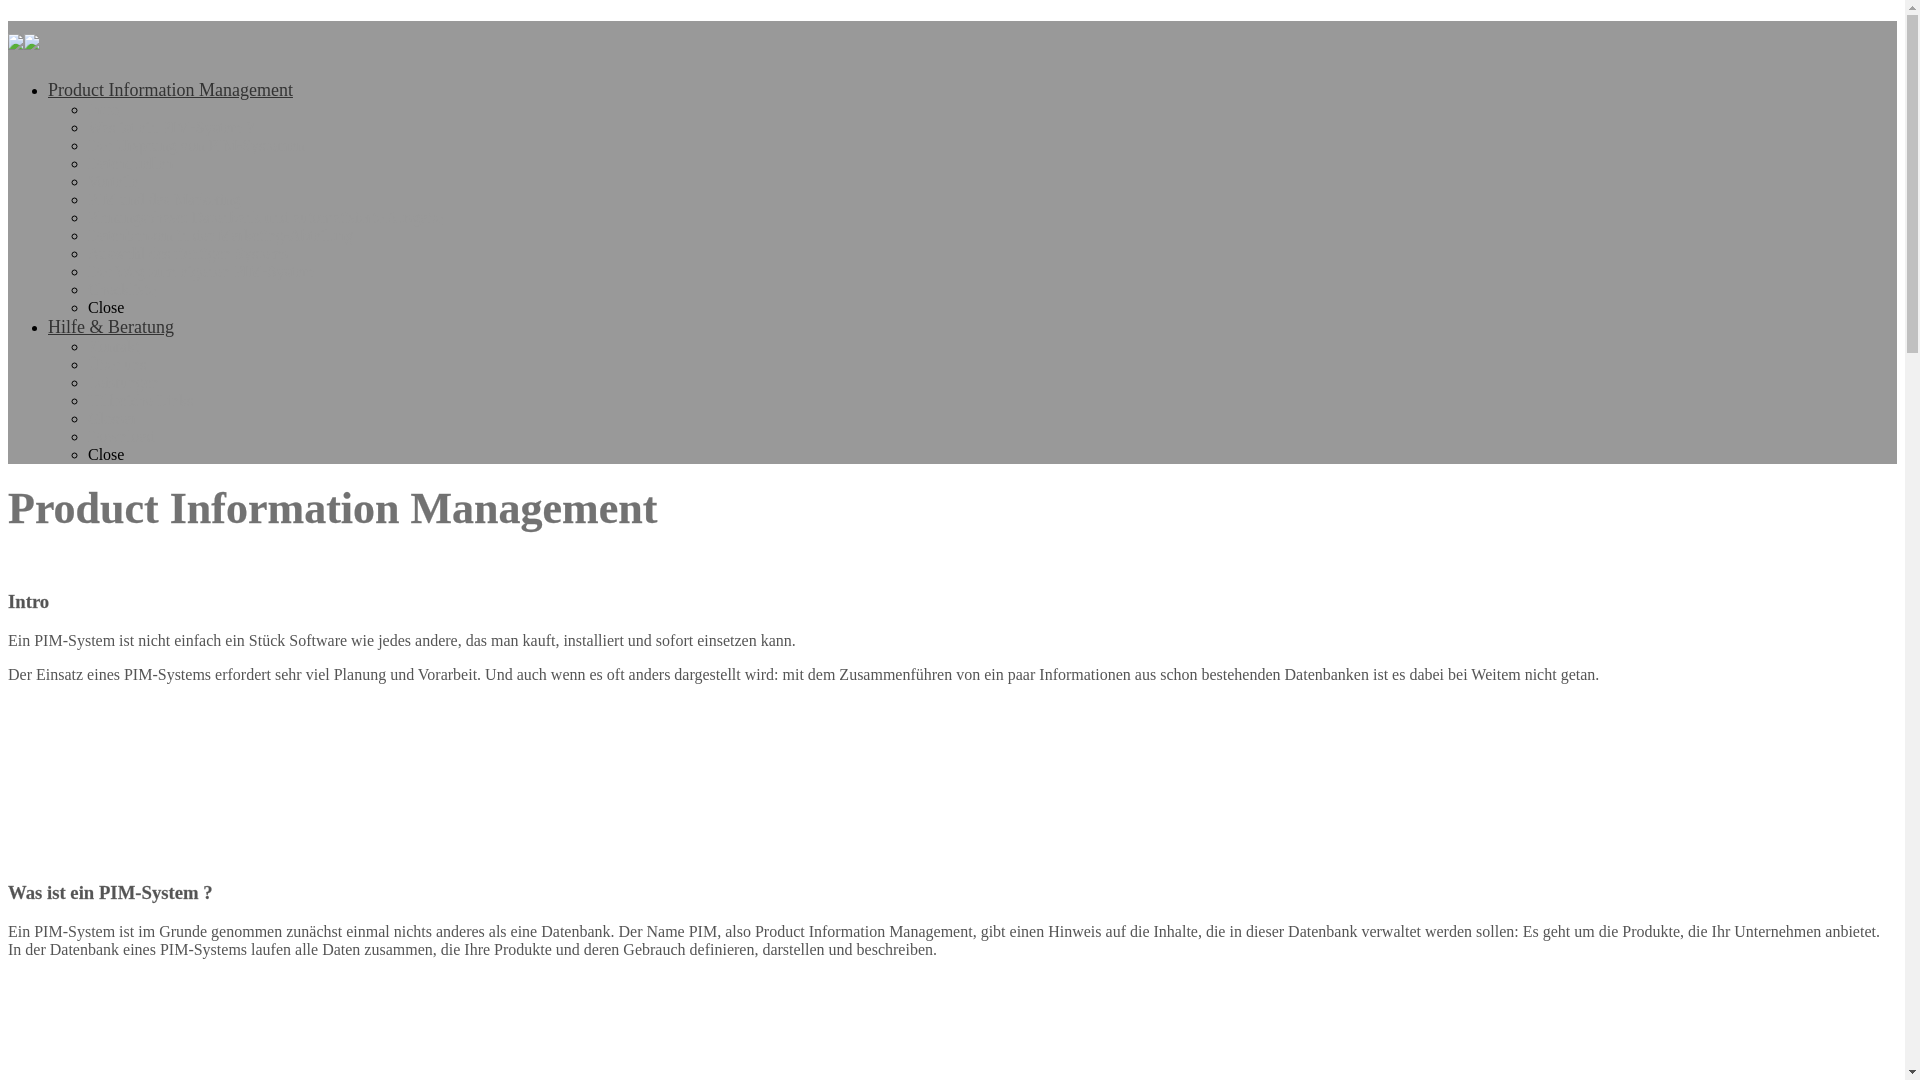 The height and width of the screenshot is (1080, 1920). I want to click on 'Kontakt', so click(86, 345).